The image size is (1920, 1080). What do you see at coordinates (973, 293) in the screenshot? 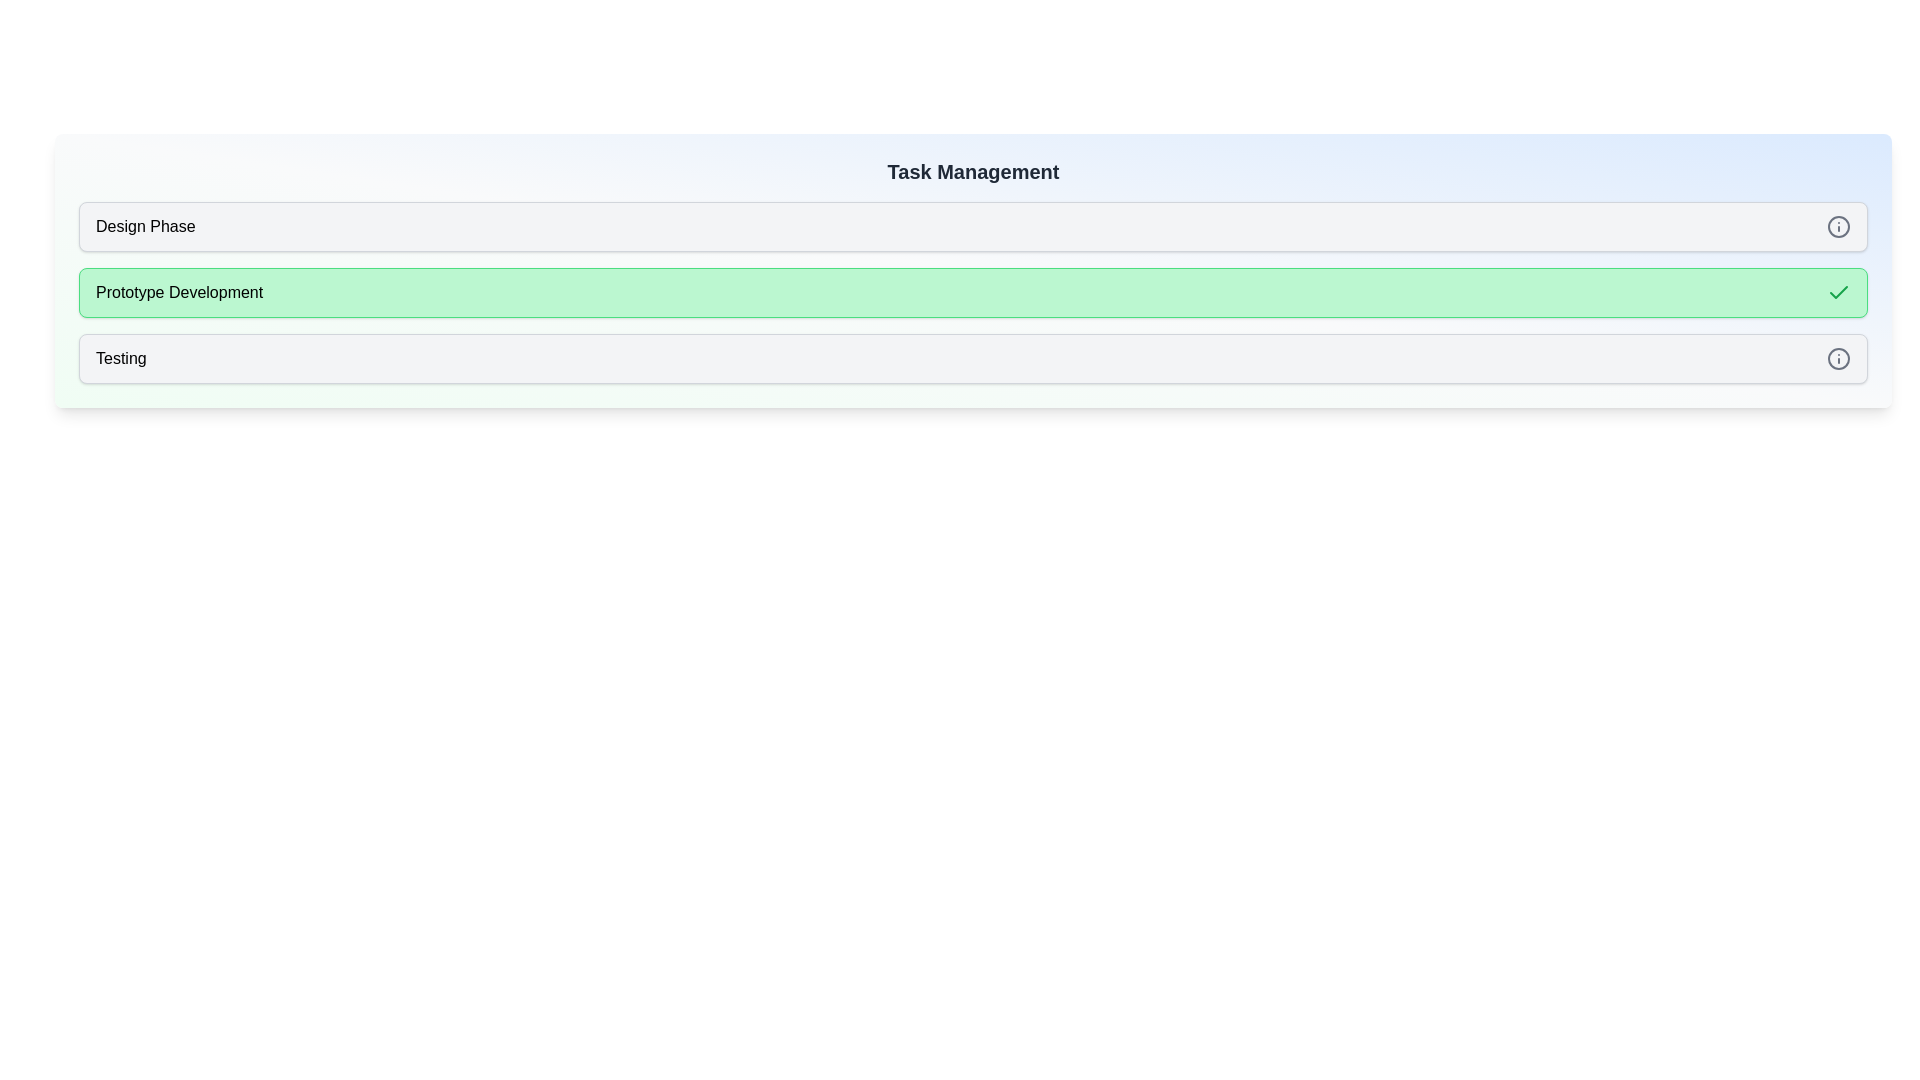
I see `the task button corresponding to Prototype Development to toggle its completion state` at bounding box center [973, 293].